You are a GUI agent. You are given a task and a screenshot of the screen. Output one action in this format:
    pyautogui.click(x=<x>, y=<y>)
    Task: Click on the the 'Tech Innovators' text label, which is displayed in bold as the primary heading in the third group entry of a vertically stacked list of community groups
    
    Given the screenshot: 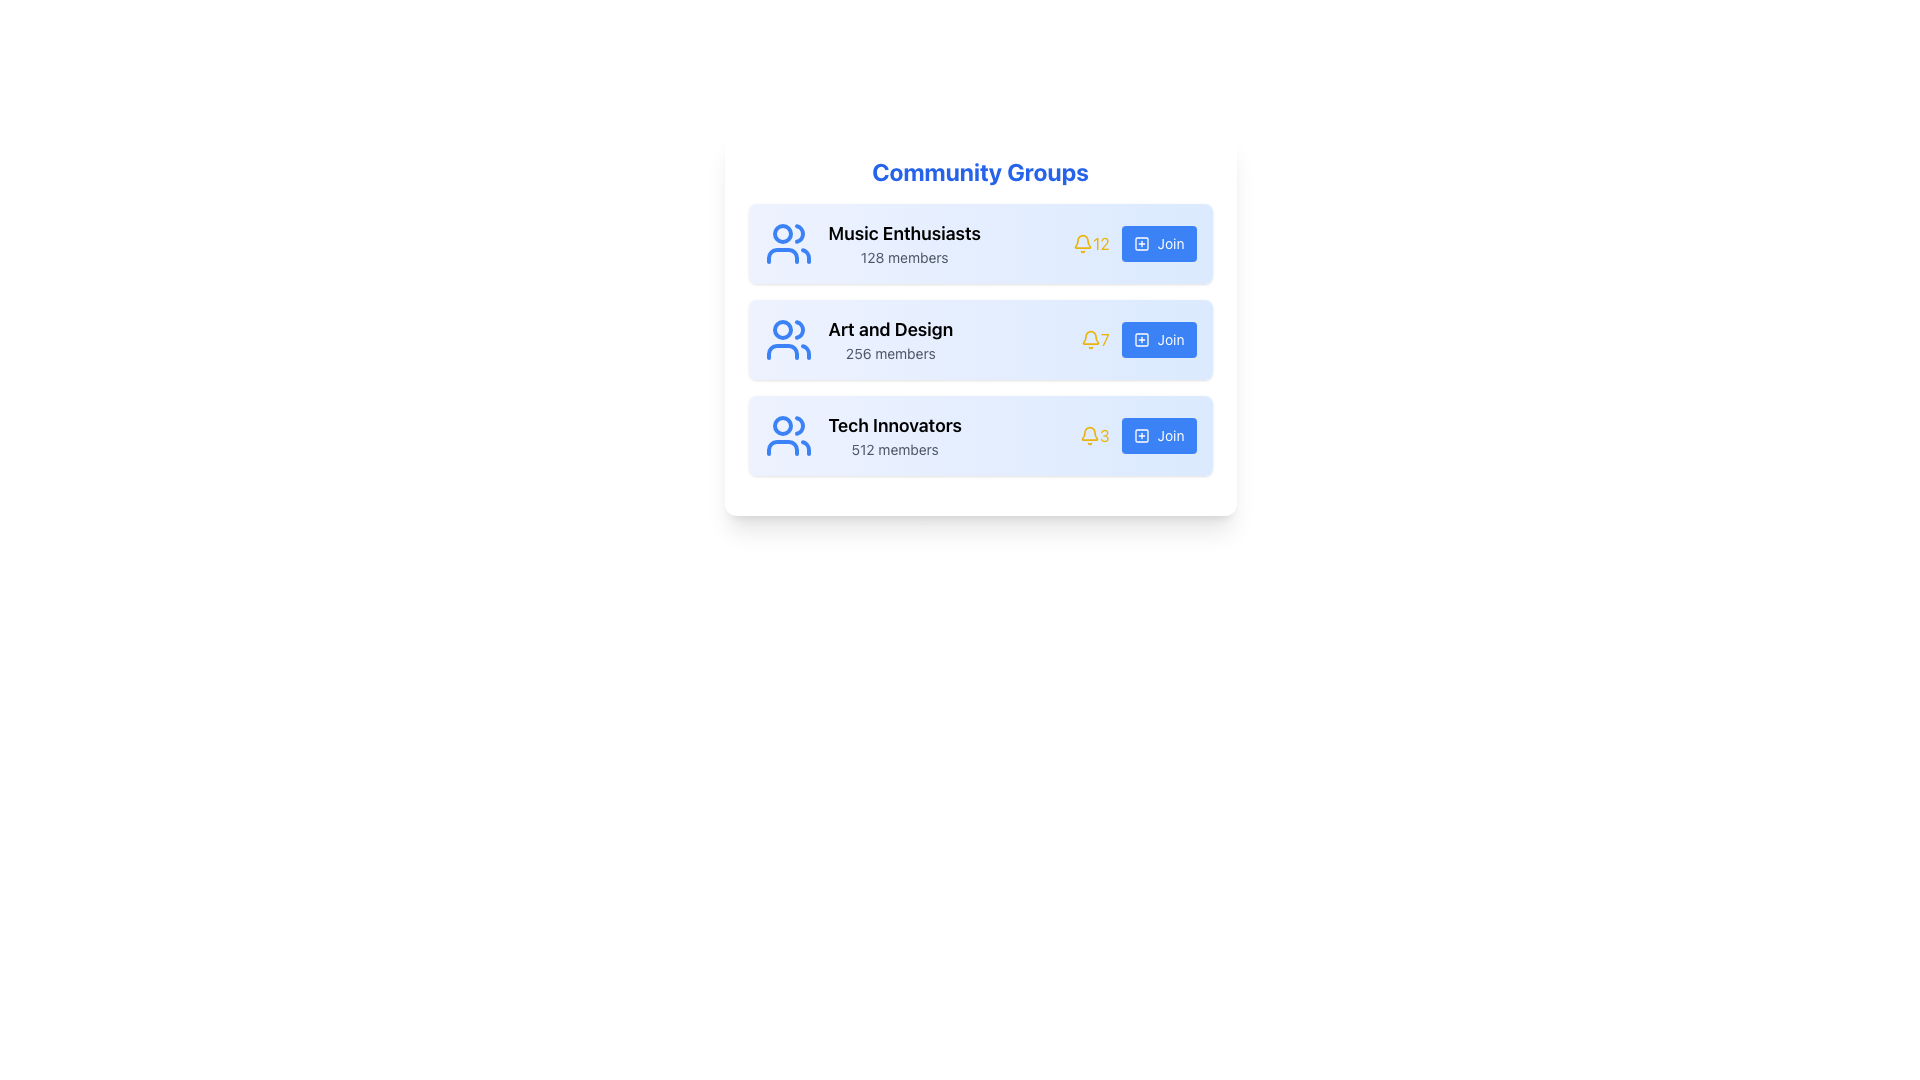 What is the action you would take?
    pyautogui.click(x=893, y=424)
    